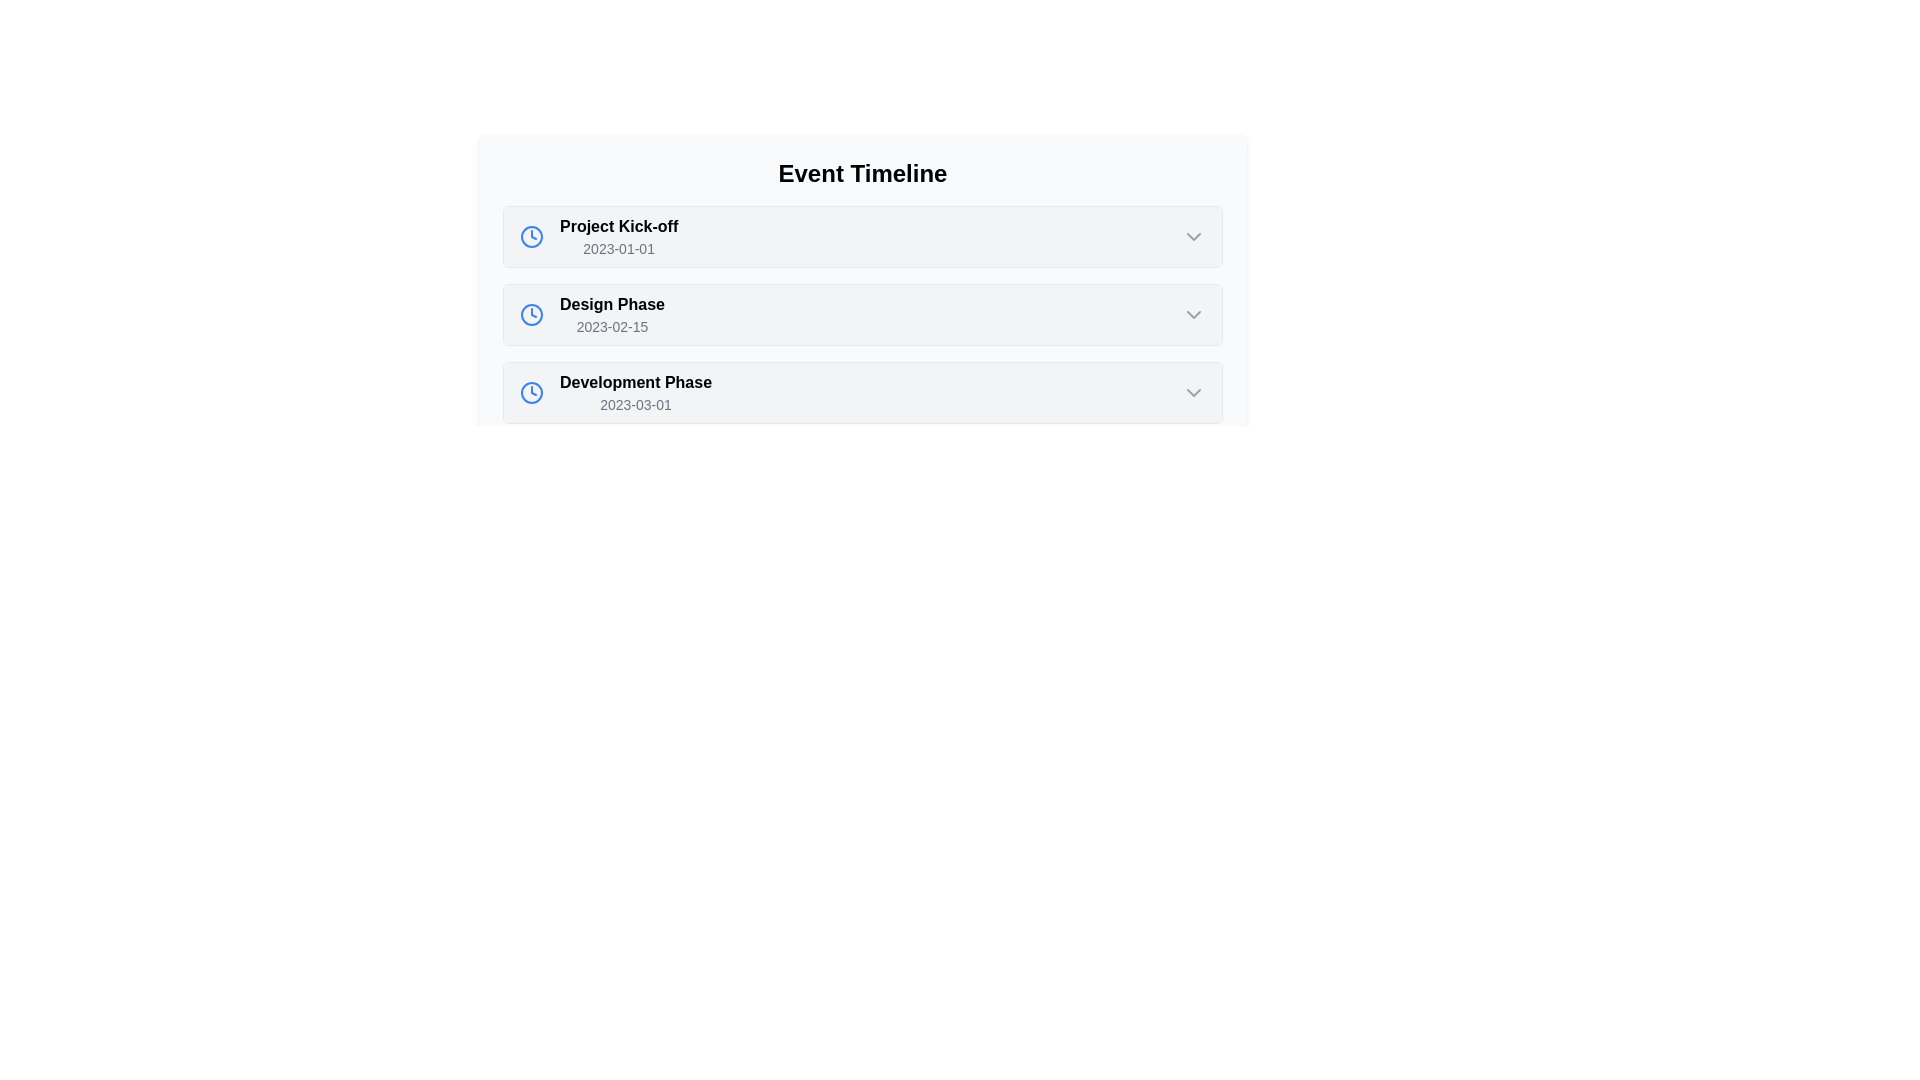 This screenshot has height=1080, width=1920. I want to click on the downward arrow of the second collapsible list item representing the 'Design Phase' in the 'Event Timeline', so click(863, 315).